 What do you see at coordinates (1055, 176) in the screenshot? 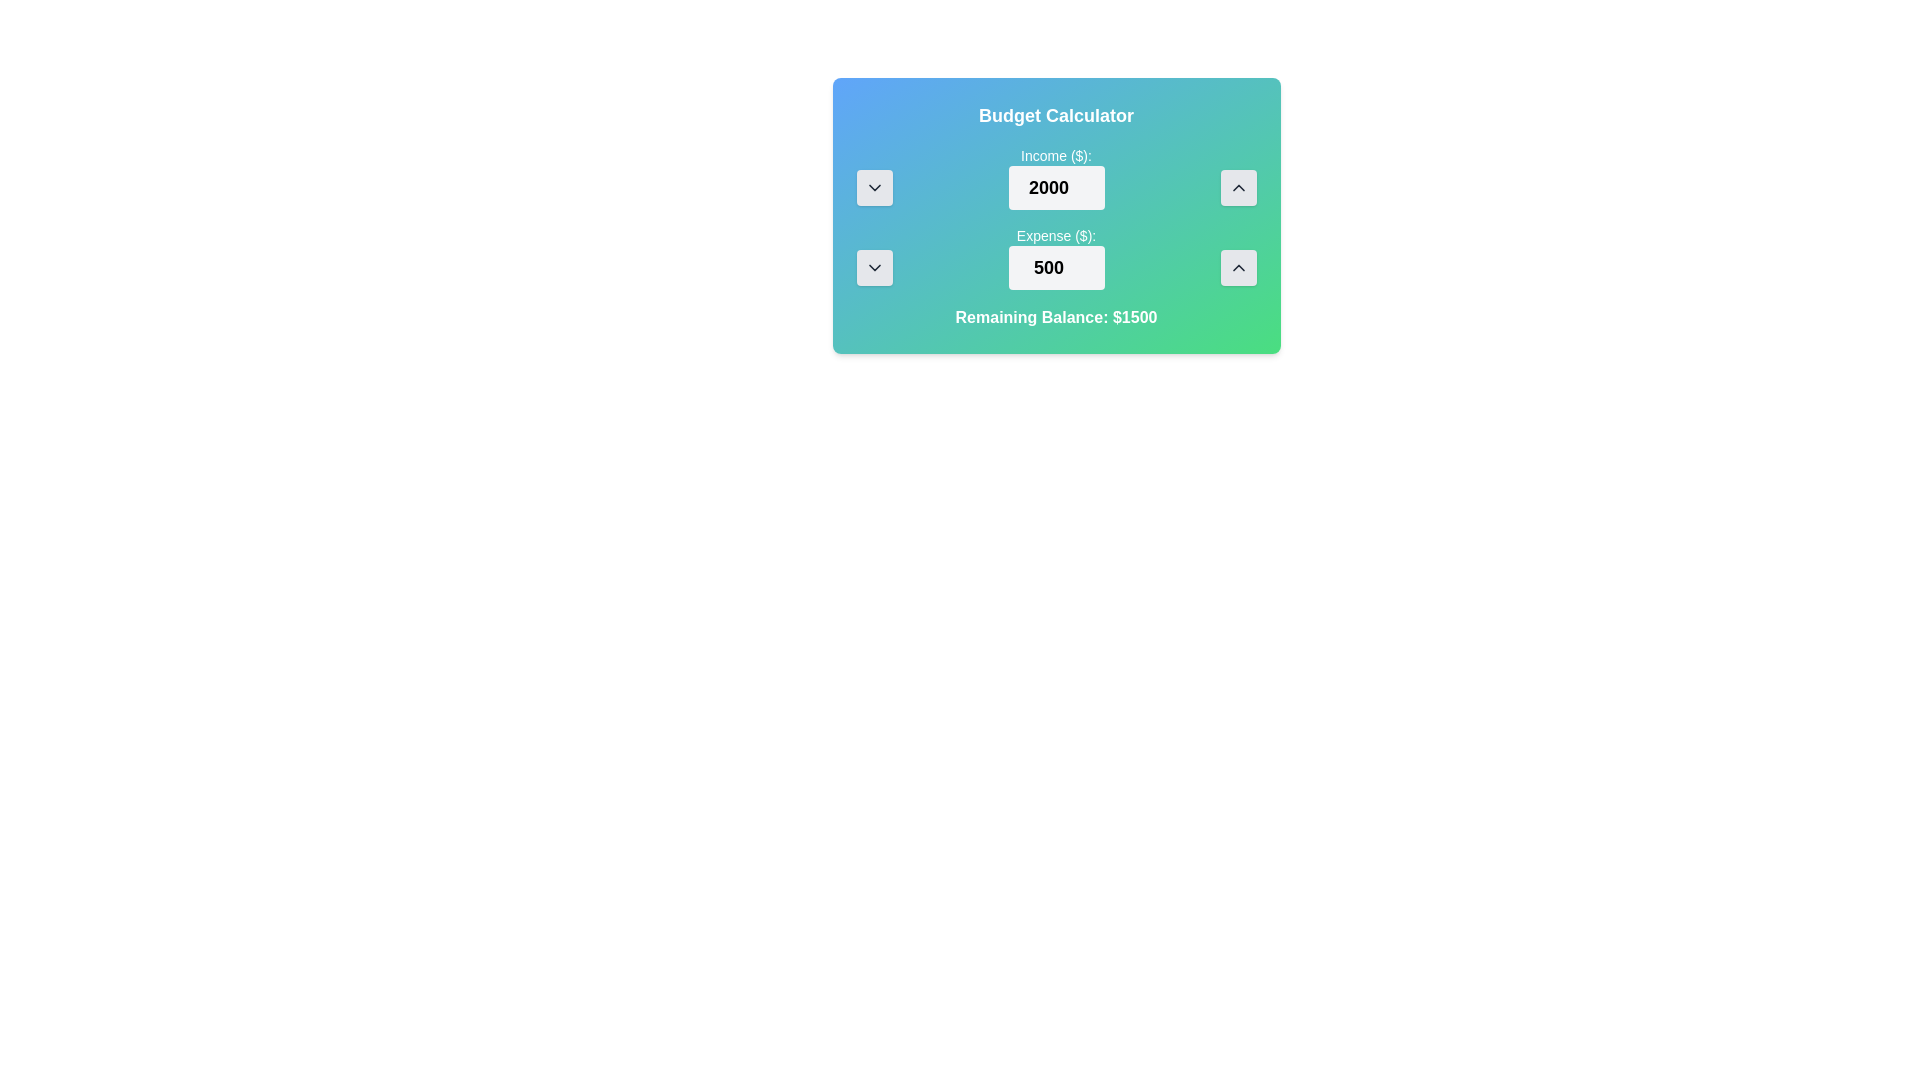
I see `the number input box for adjusting income amount, located centrally under the 'Income ($):' label in the 'Budget Calculator' card` at bounding box center [1055, 176].